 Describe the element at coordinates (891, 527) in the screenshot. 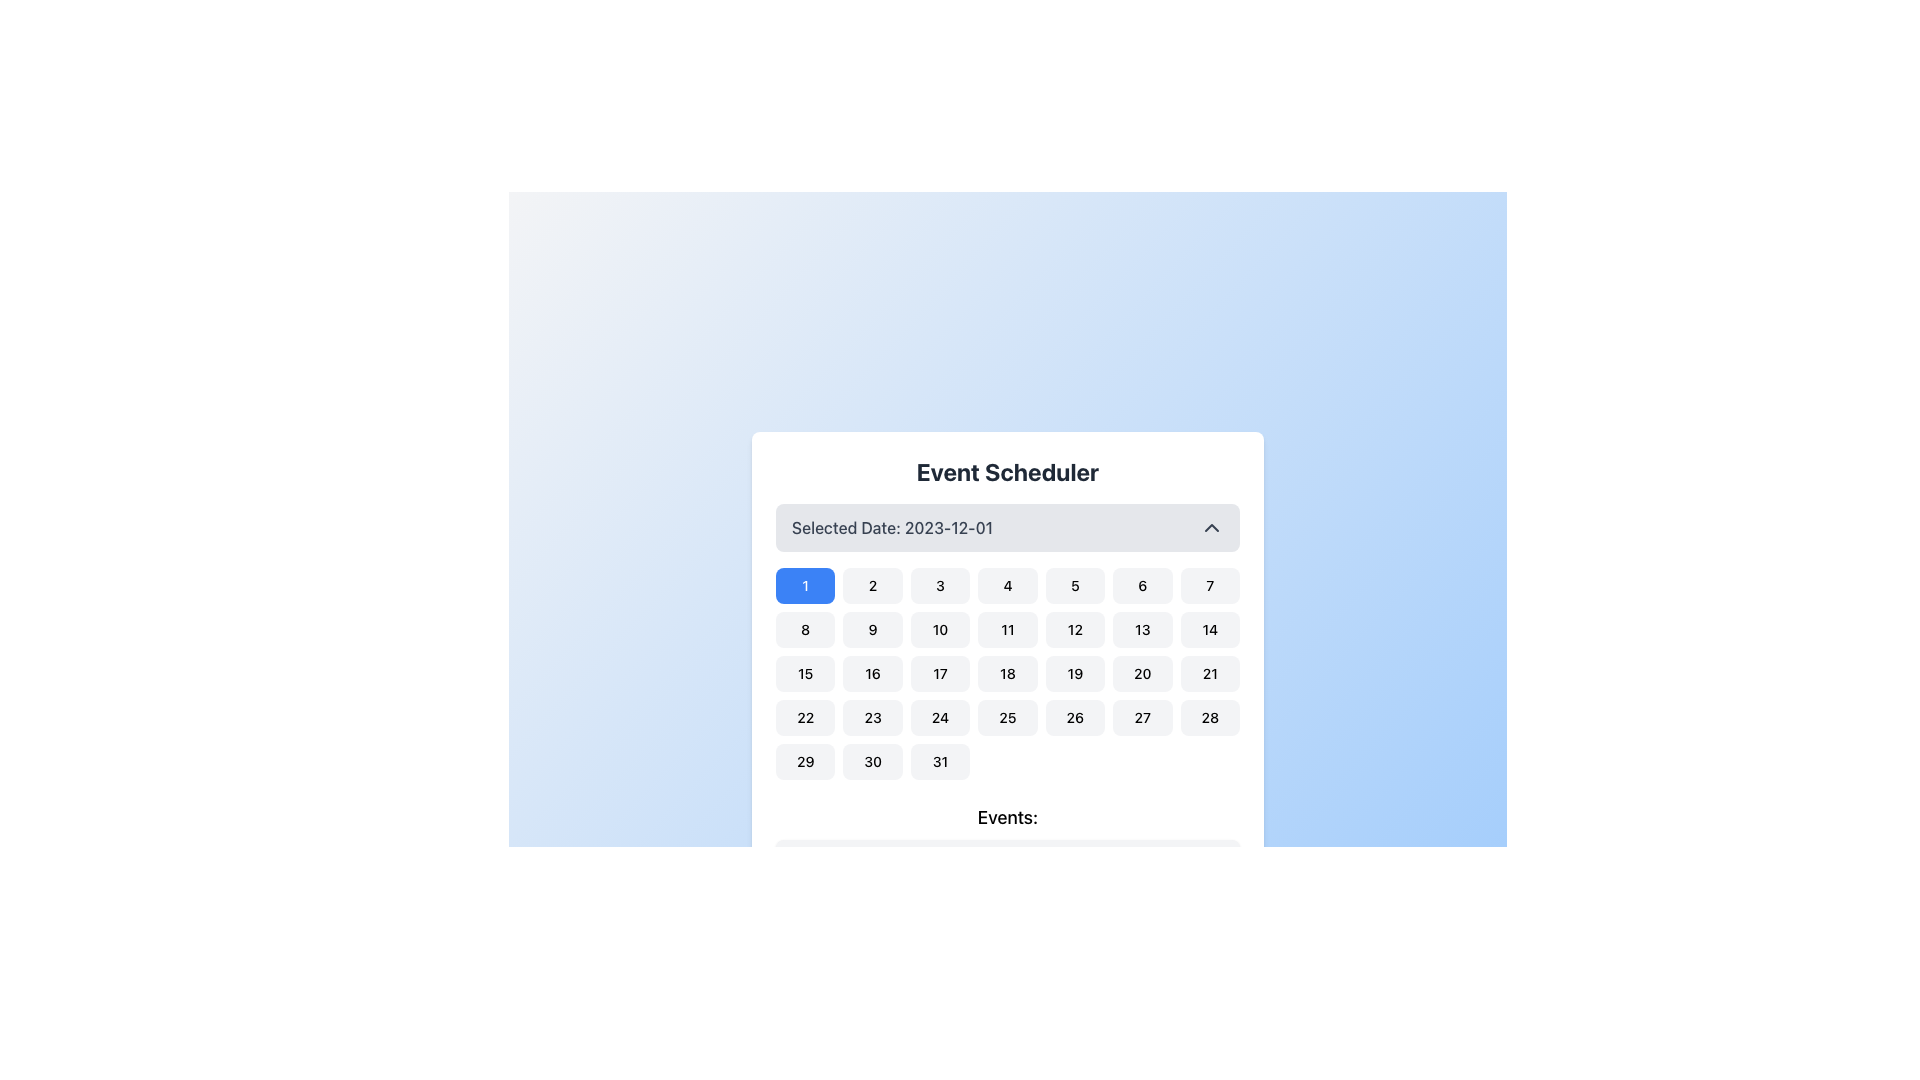

I see `the static text label displaying 'Selected Date: 2023-12-01'` at that location.